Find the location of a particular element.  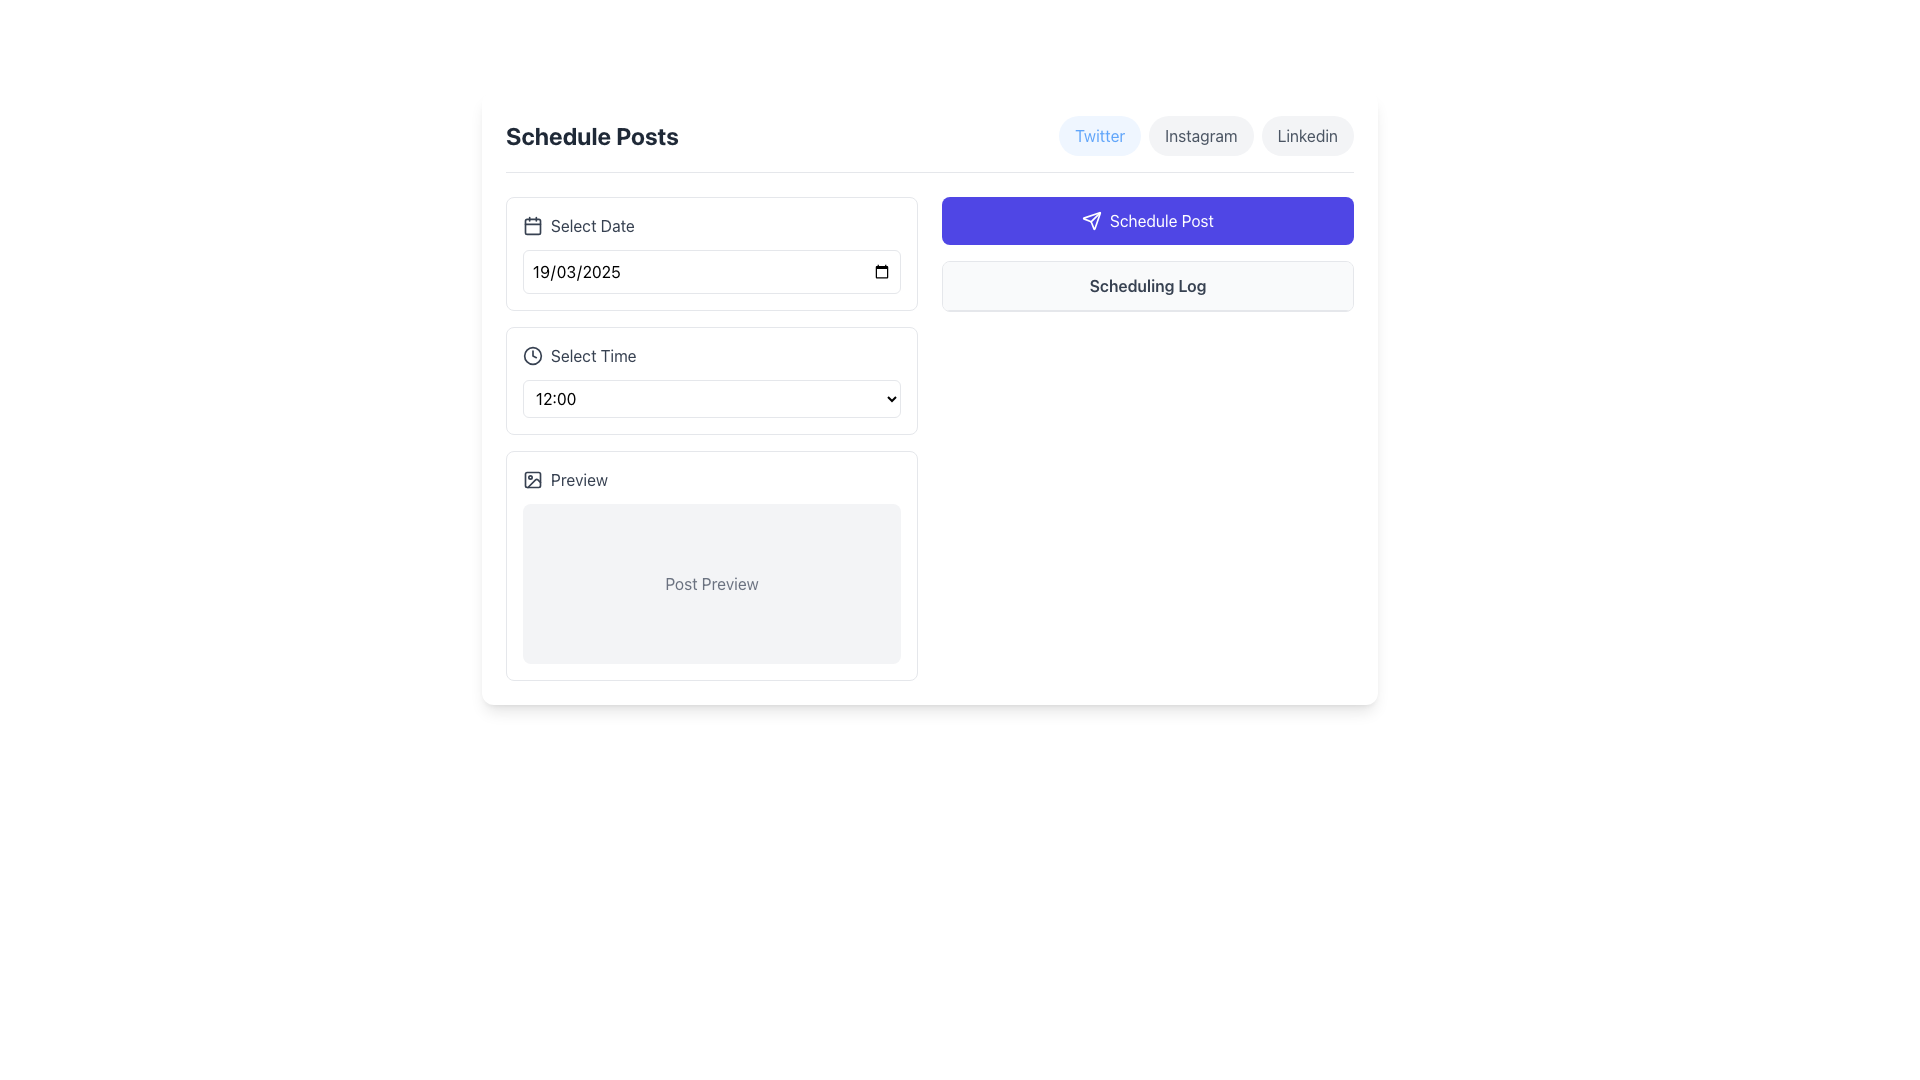

the Dropdown menu displaying '12:00' is located at coordinates (711, 398).